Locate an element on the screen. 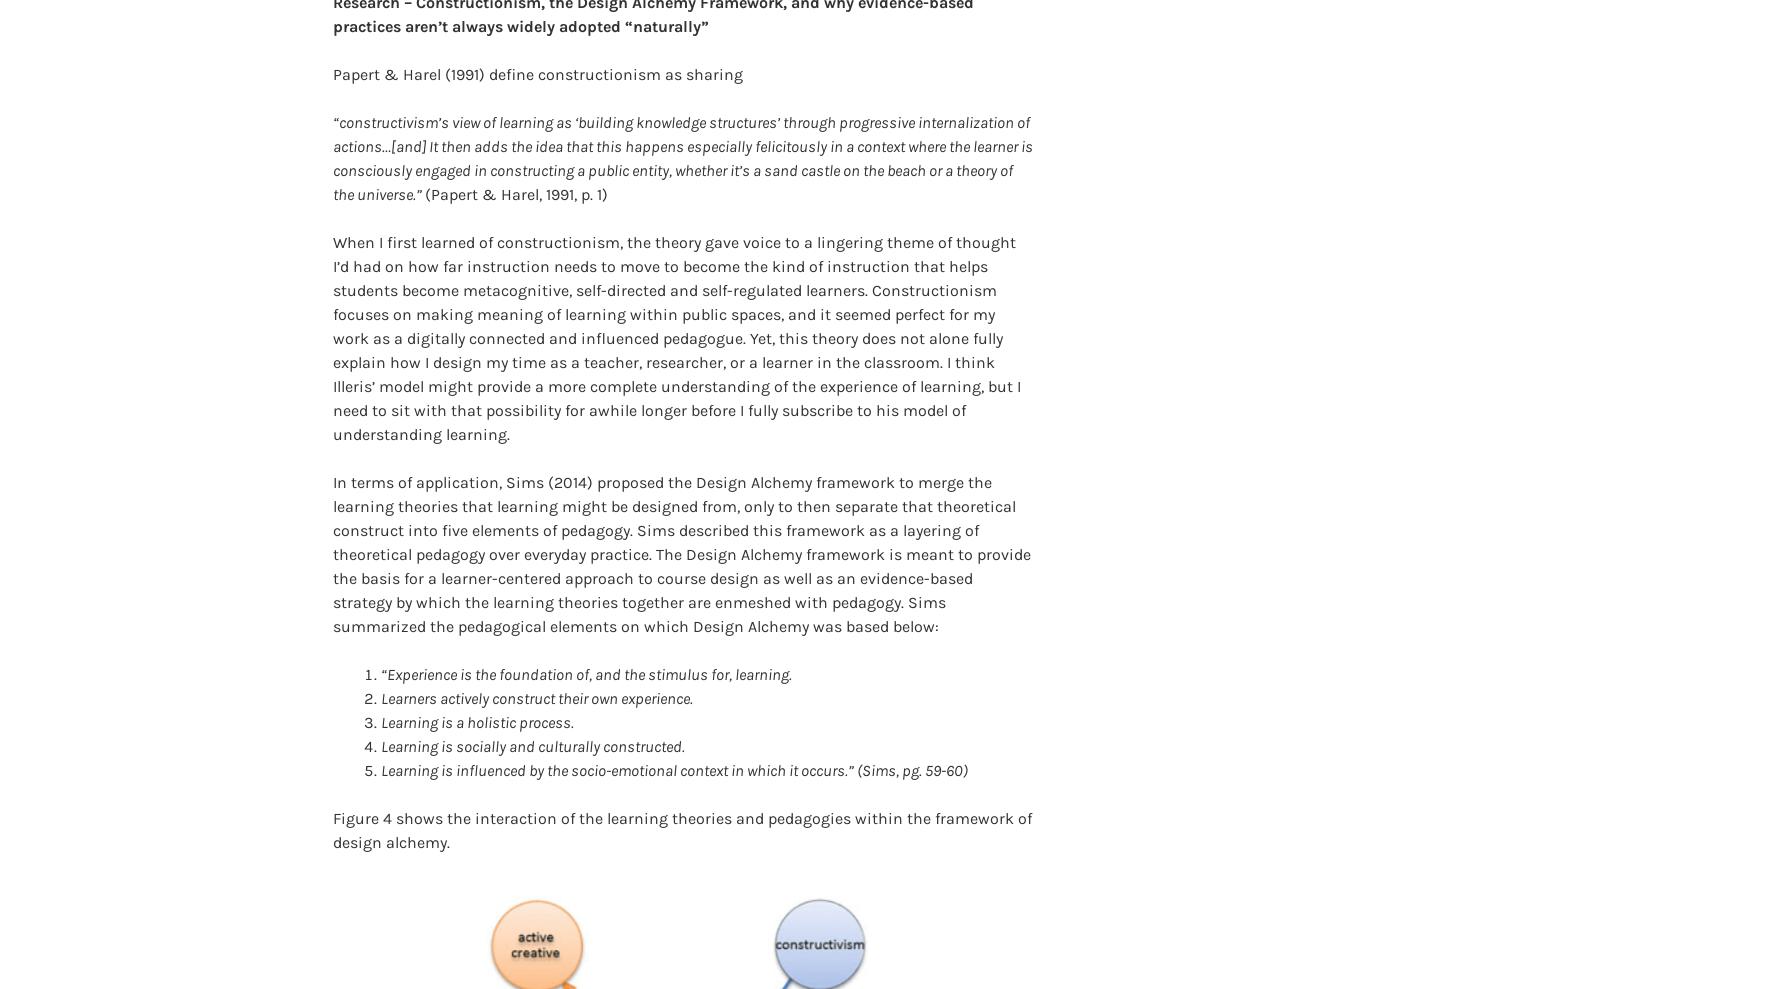 This screenshot has width=1786, height=989. 'In terms of application, Sims (2014) proposed the Design Alchemy framework to merge the learning theories that learning might be designed from, only to then separate that theoretical construct into five elements of pedagogy. Sims described this framework as a layering of theoretical pedagogy over everyday practice. The Design Alchemy framework is meant to provide the basis for a learner-centered approach to course design as well as an evidence-based strategy by which the learning theories together are enmeshed with pedagogy. Sims summarized the pedagogical elements on which Design Alchemy was based below:' is located at coordinates (682, 522).